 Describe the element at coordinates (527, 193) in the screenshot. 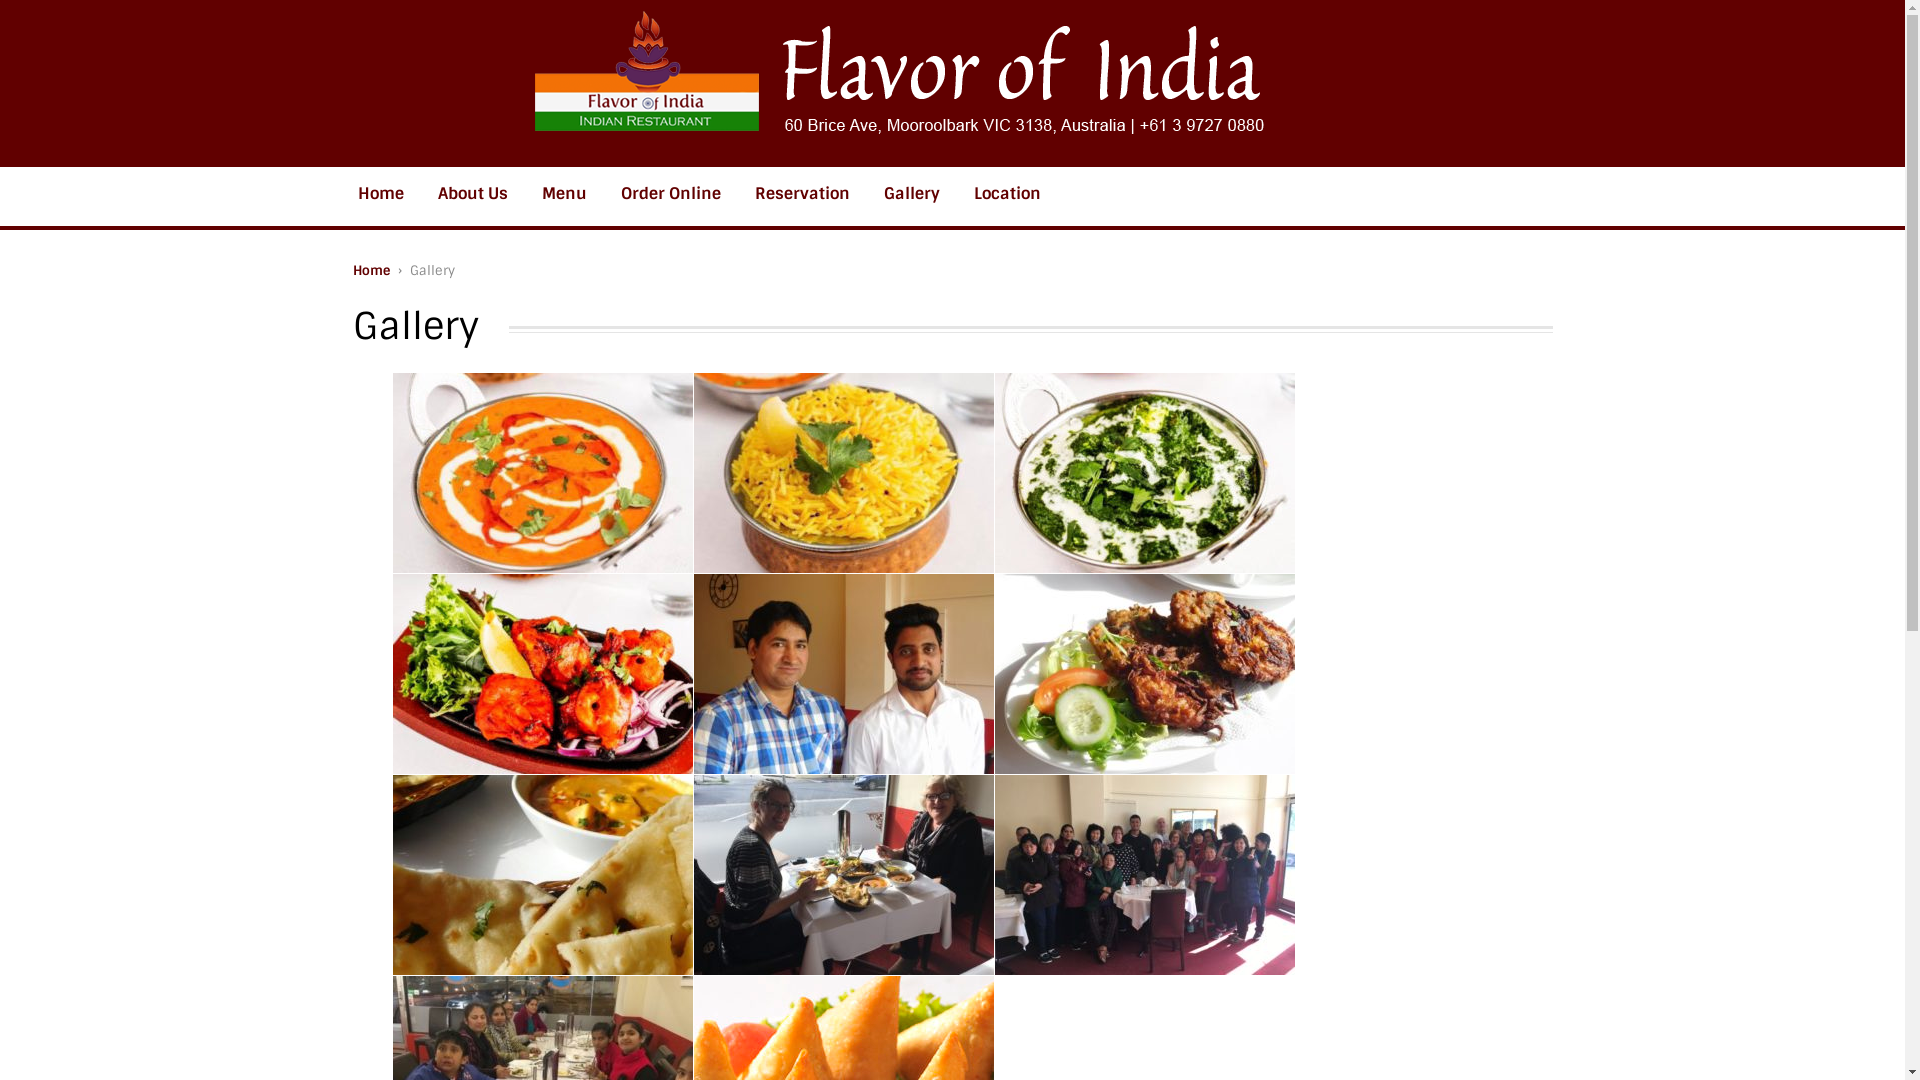

I see `'Menu'` at that location.